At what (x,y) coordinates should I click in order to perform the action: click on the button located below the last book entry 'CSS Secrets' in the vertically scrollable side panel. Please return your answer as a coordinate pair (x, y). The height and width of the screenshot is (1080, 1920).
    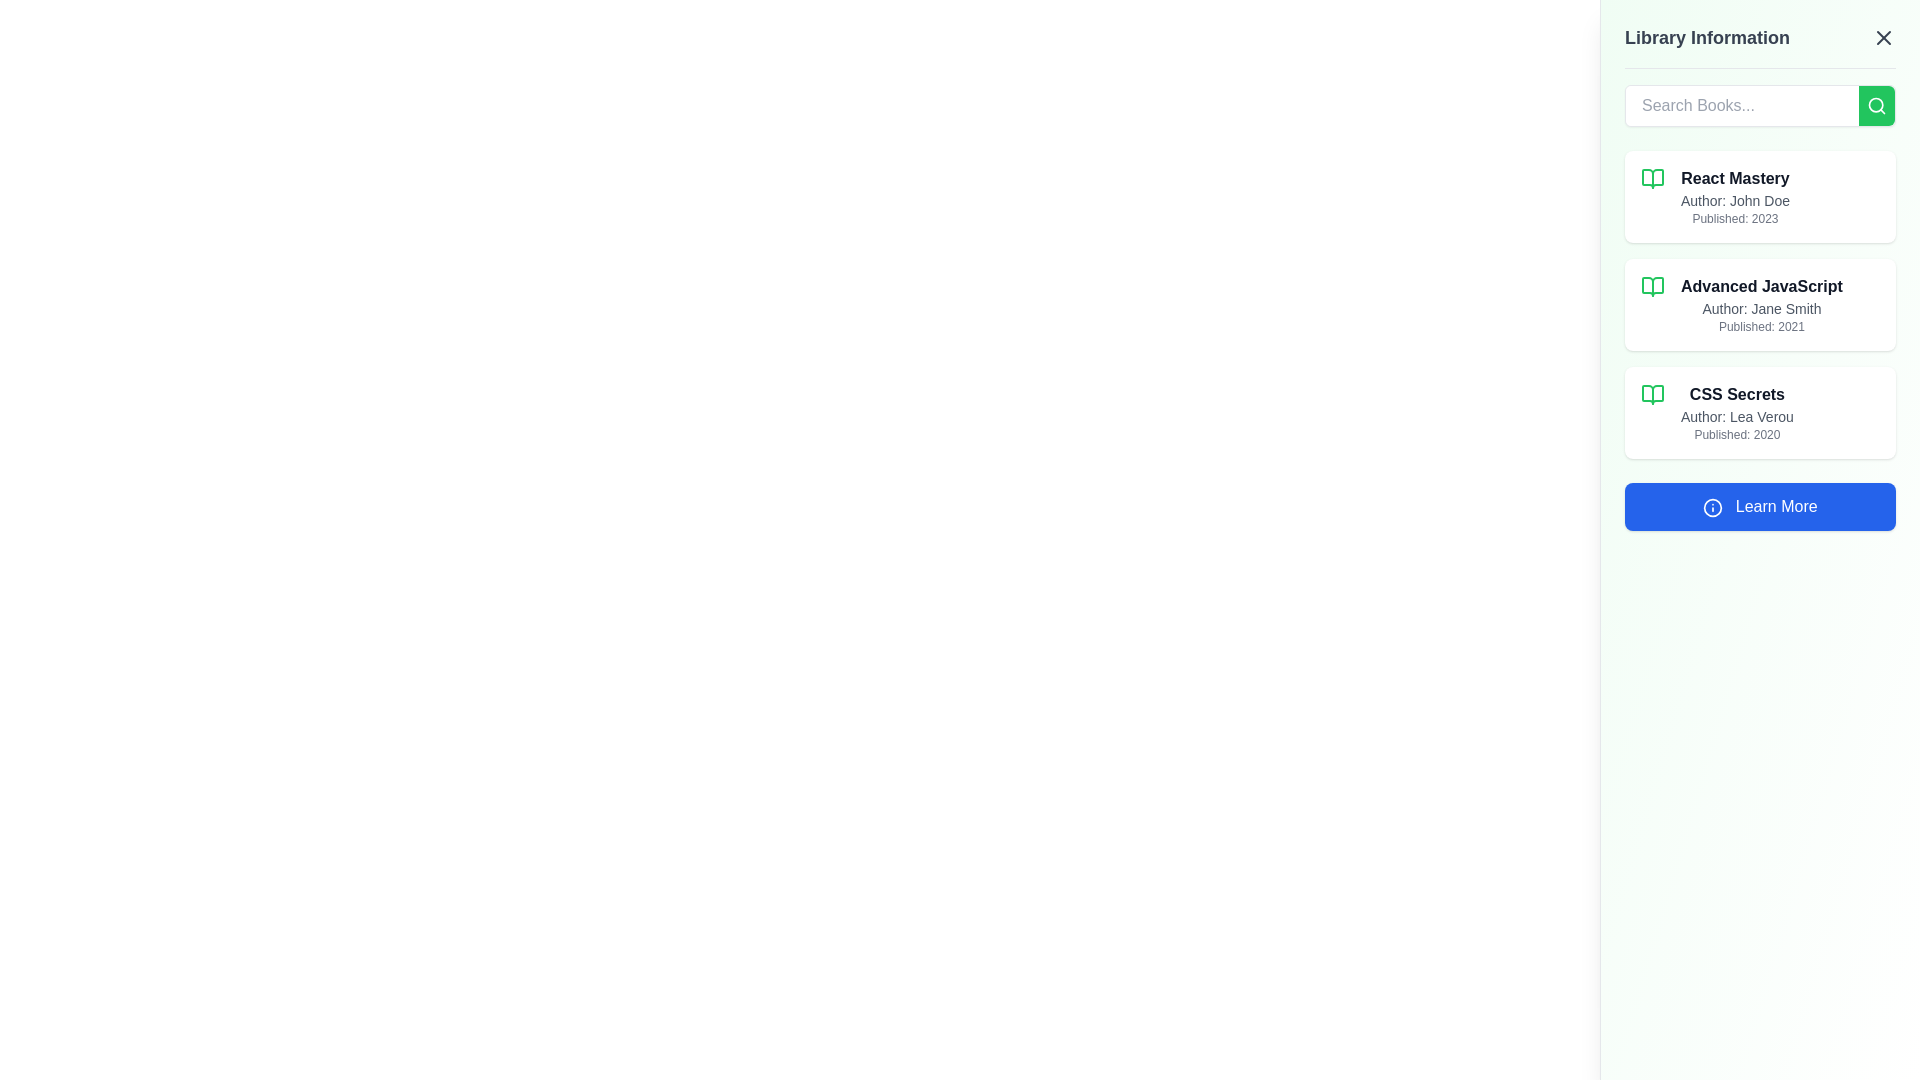
    Looking at the image, I should click on (1760, 505).